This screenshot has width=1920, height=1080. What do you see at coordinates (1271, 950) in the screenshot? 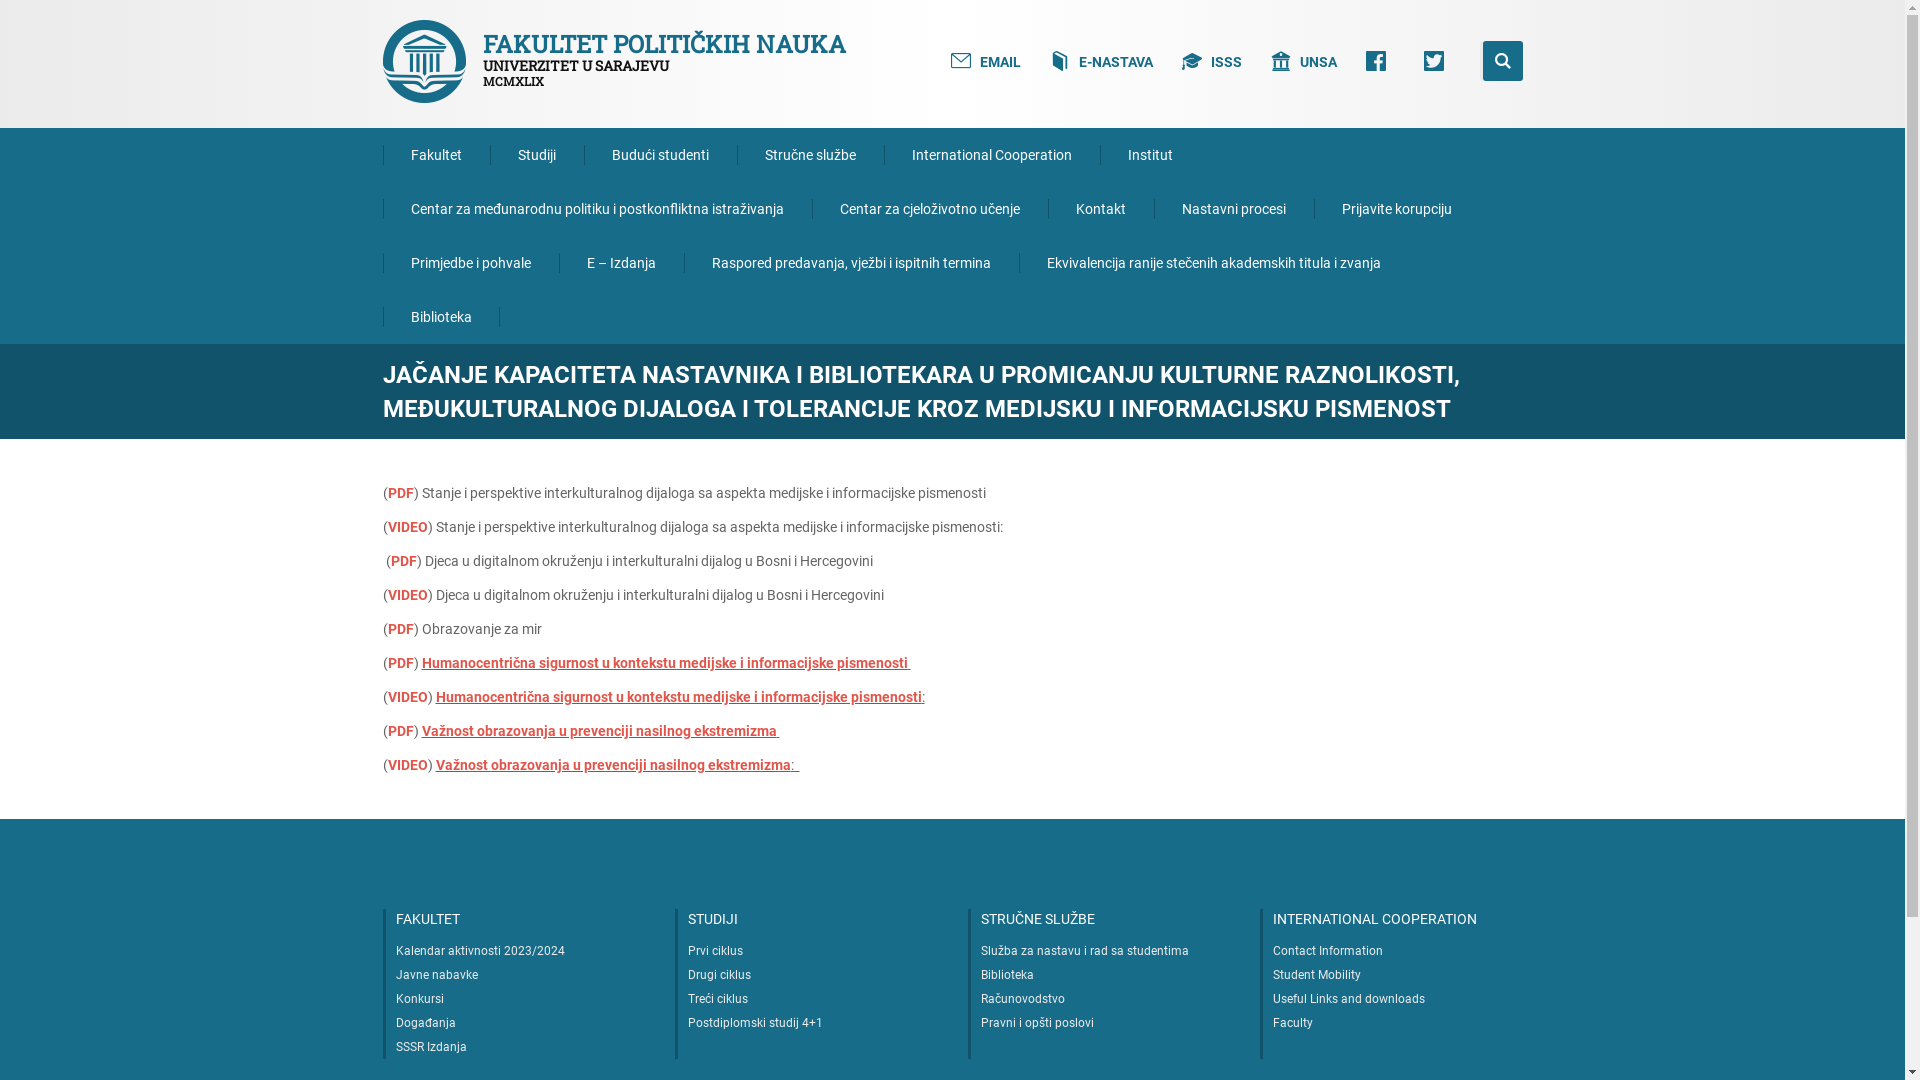
I see `'Contact Information'` at bounding box center [1271, 950].